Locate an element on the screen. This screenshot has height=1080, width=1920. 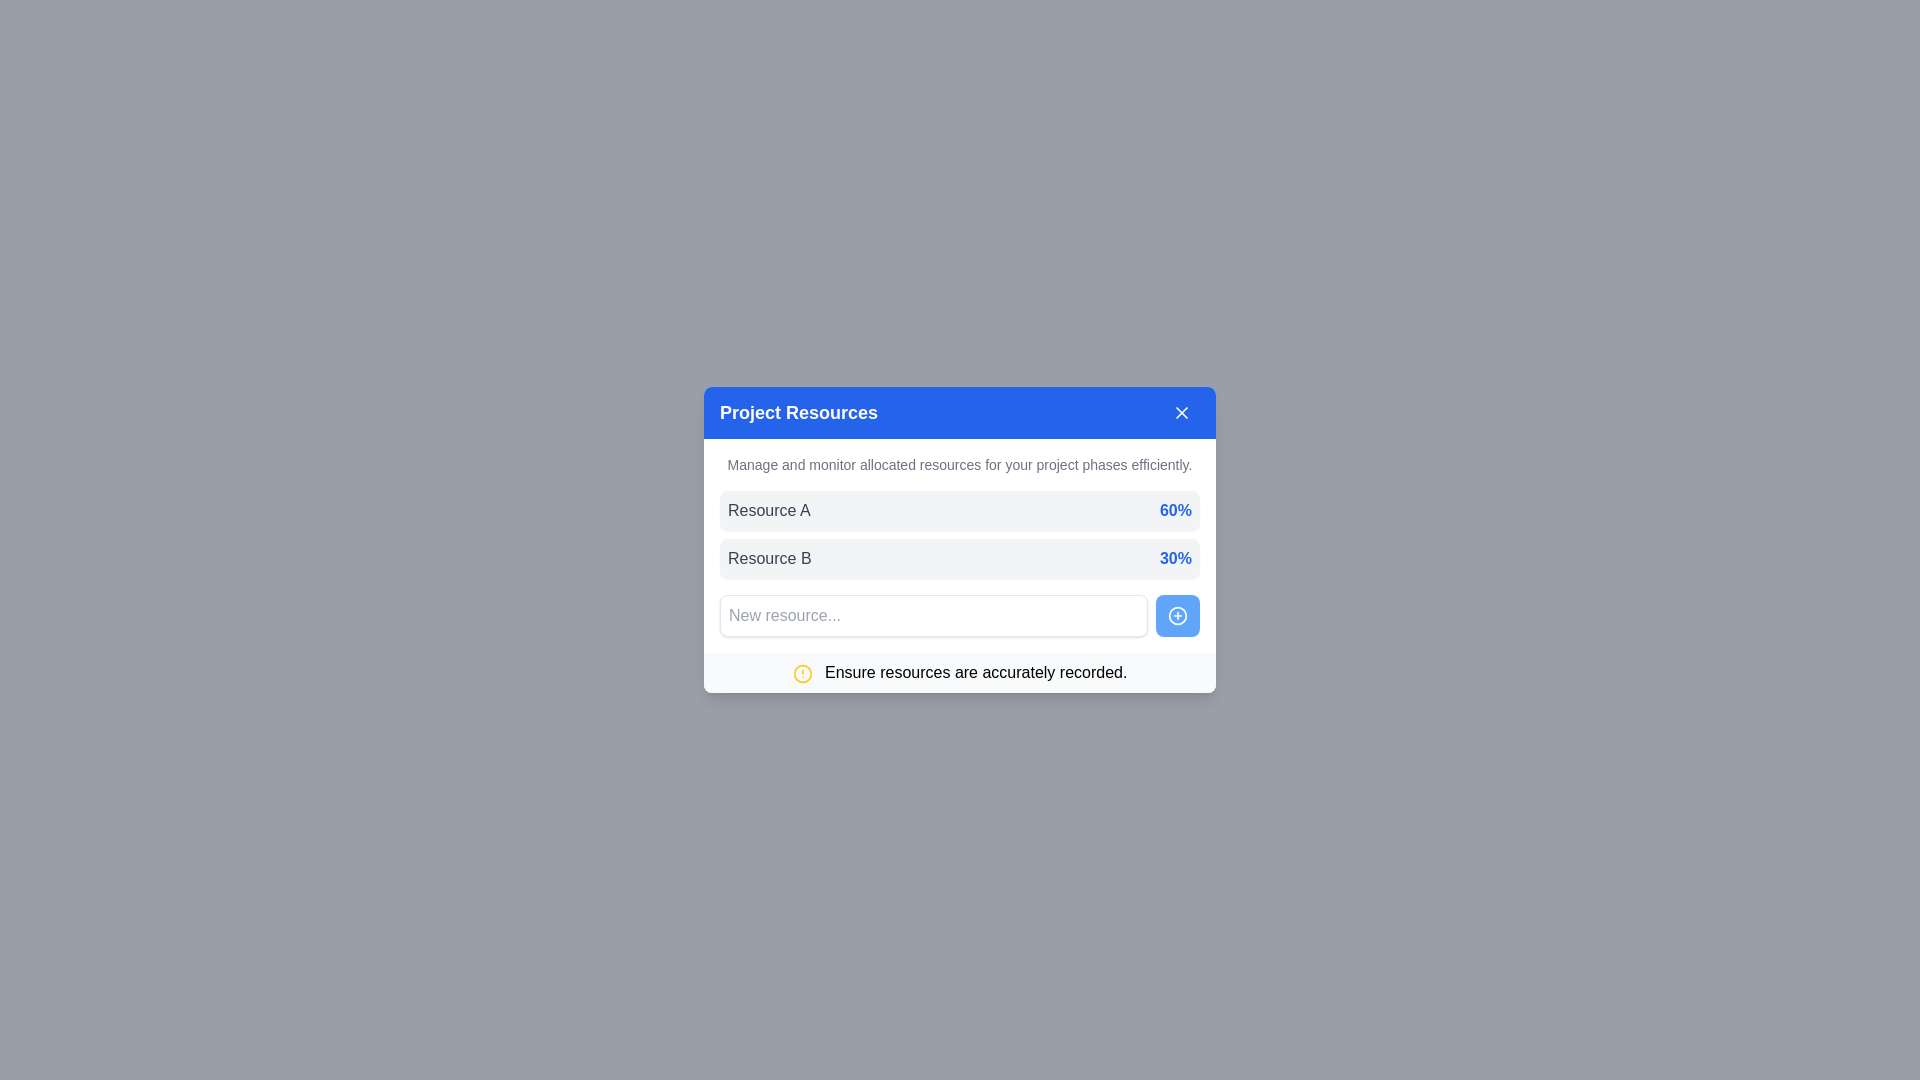
the static text label that identifies a resource, located in the second row of the modal window, to the left of the numerical value '30%' is located at coordinates (768, 559).